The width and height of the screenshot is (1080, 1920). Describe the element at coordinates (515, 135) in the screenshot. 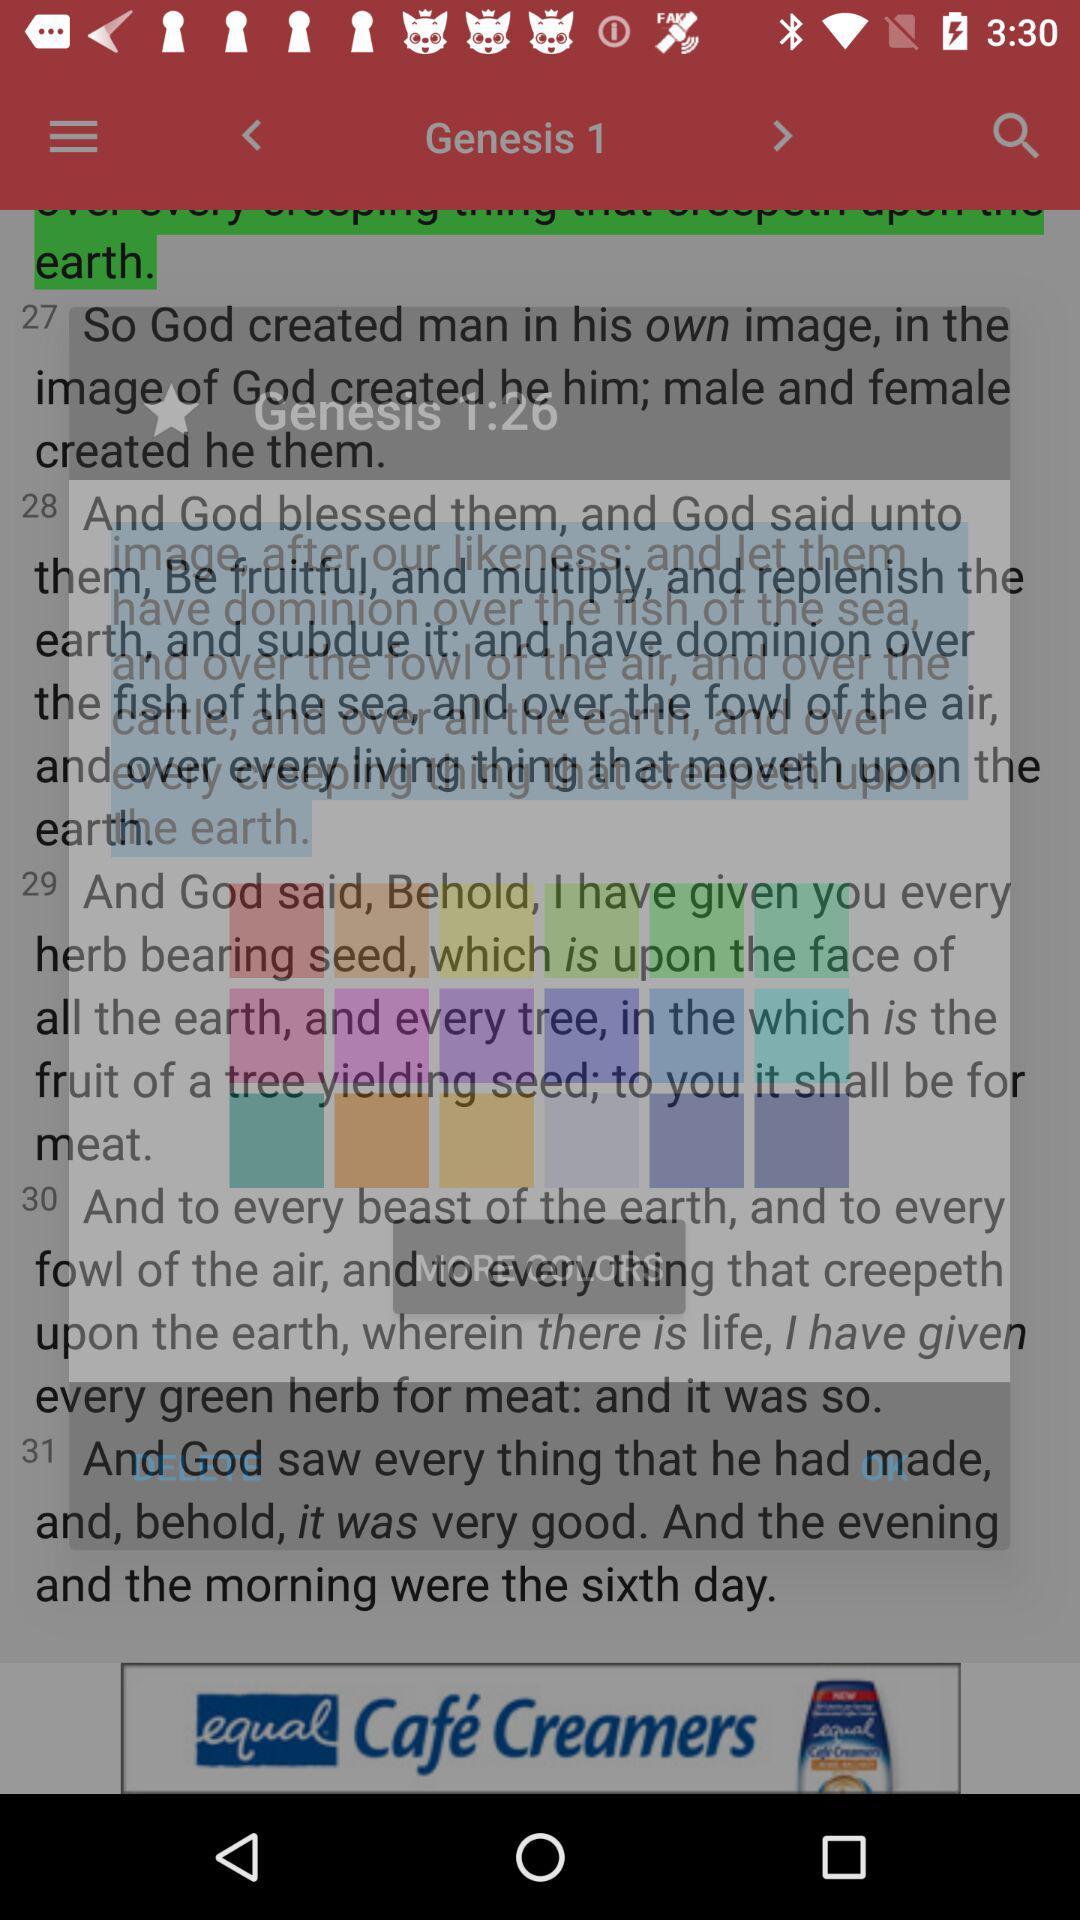

I see `genesis 1` at that location.